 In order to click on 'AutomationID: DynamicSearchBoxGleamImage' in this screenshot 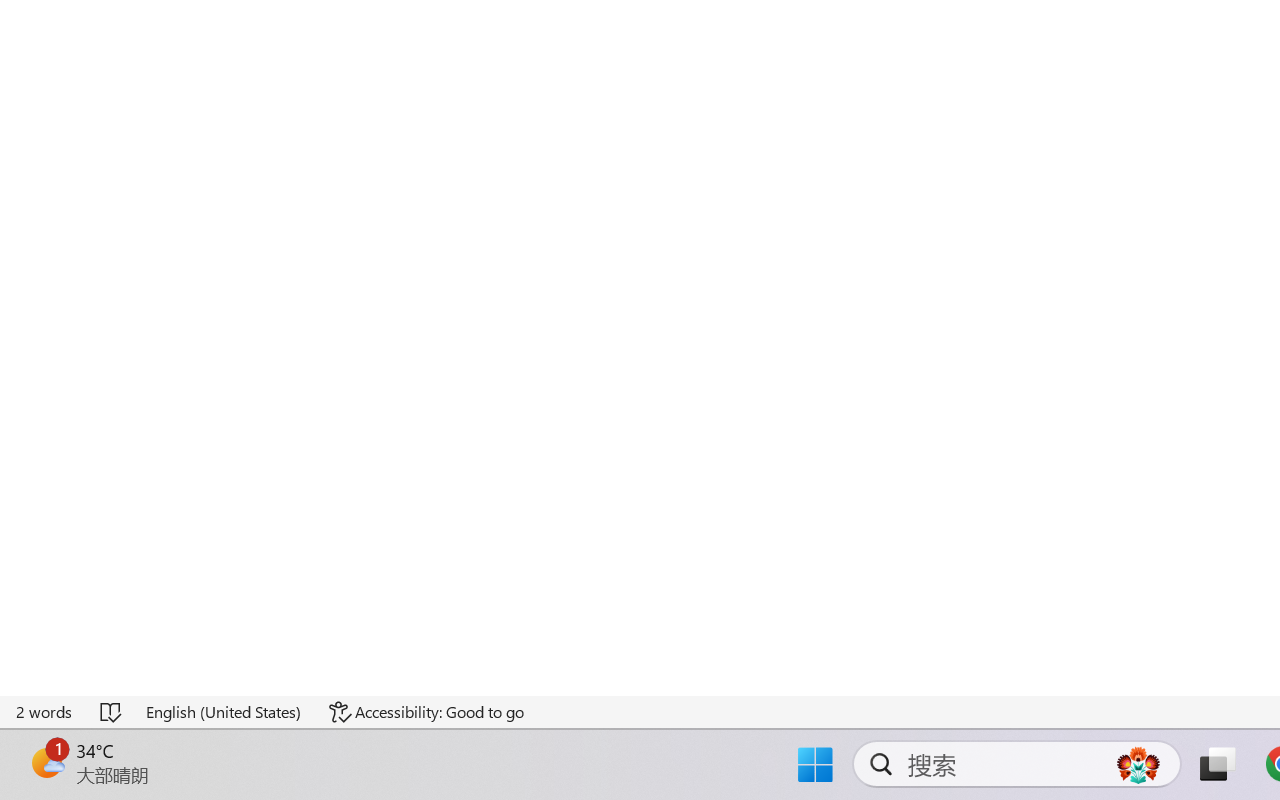, I will do `click(1138, 764)`.